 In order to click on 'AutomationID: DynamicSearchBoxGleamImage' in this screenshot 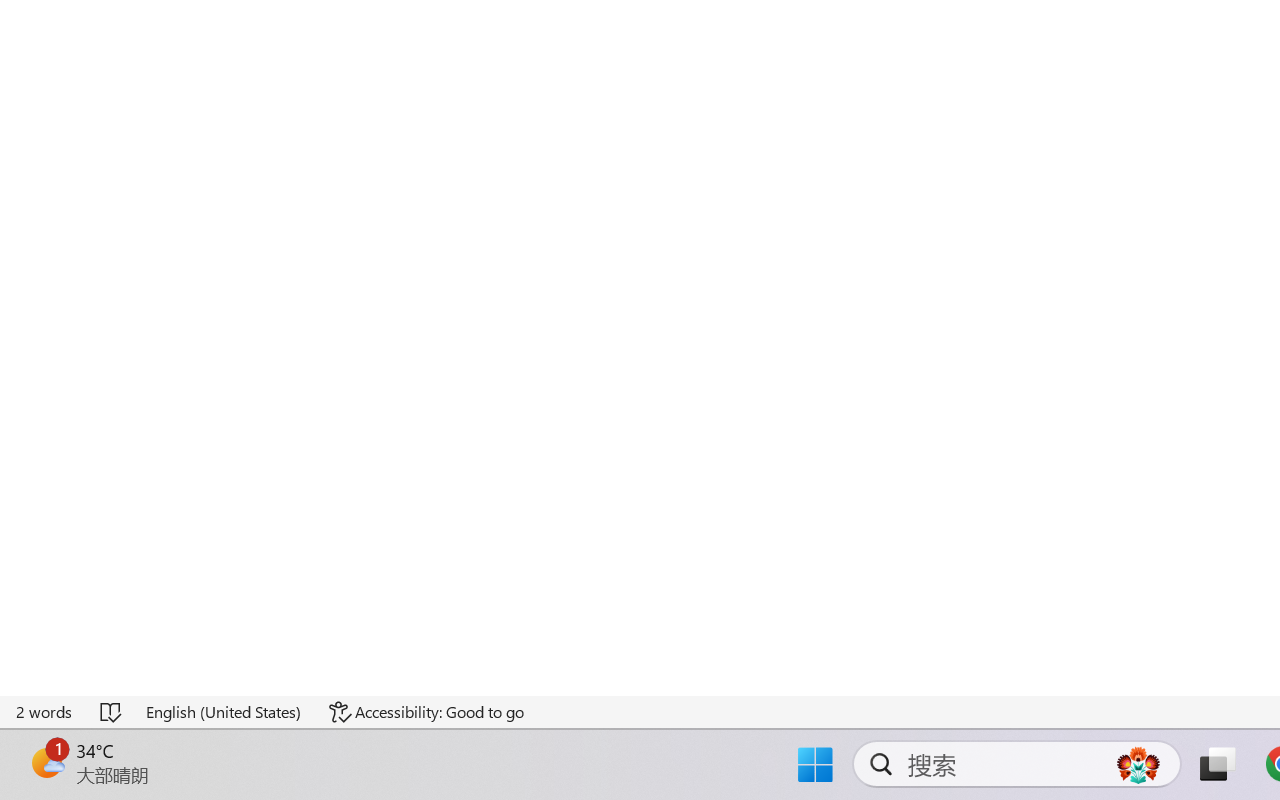, I will do `click(1138, 764)`.